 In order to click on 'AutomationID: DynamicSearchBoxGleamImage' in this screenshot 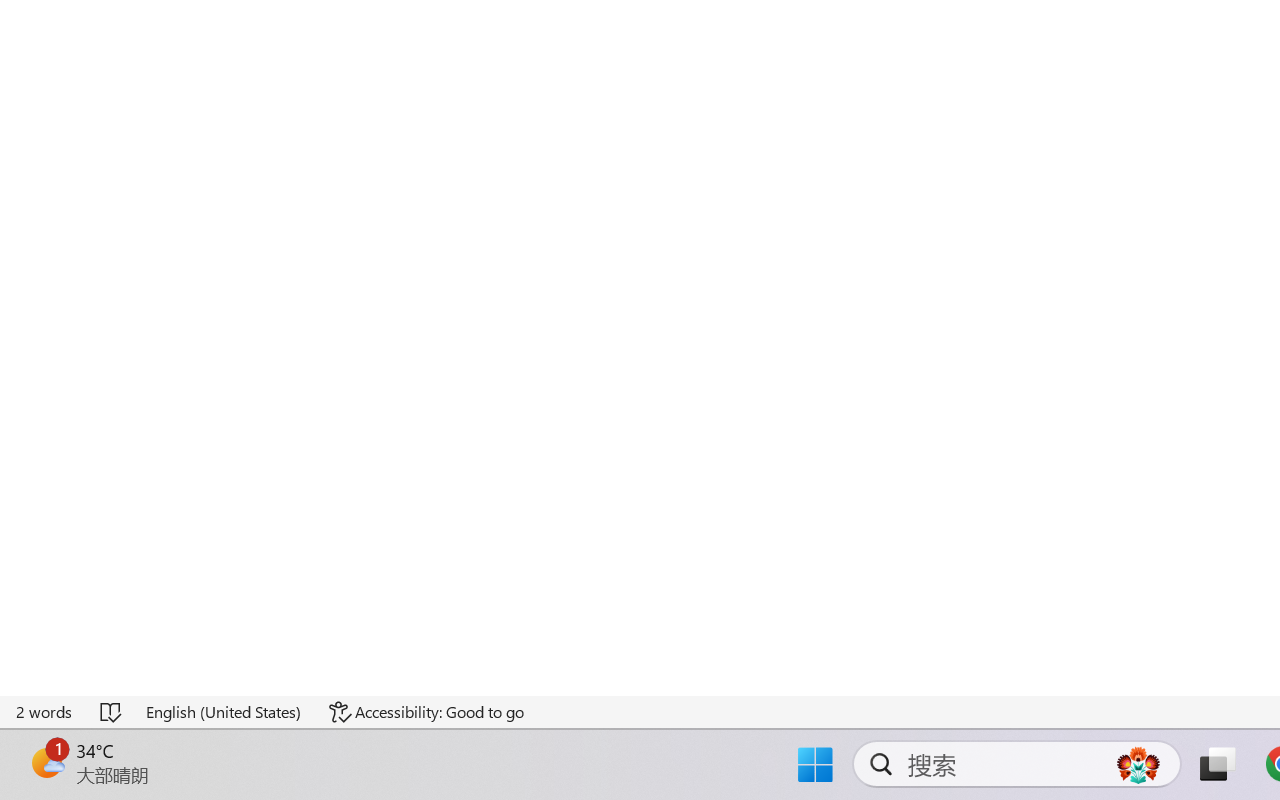, I will do `click(1138, 764)`.